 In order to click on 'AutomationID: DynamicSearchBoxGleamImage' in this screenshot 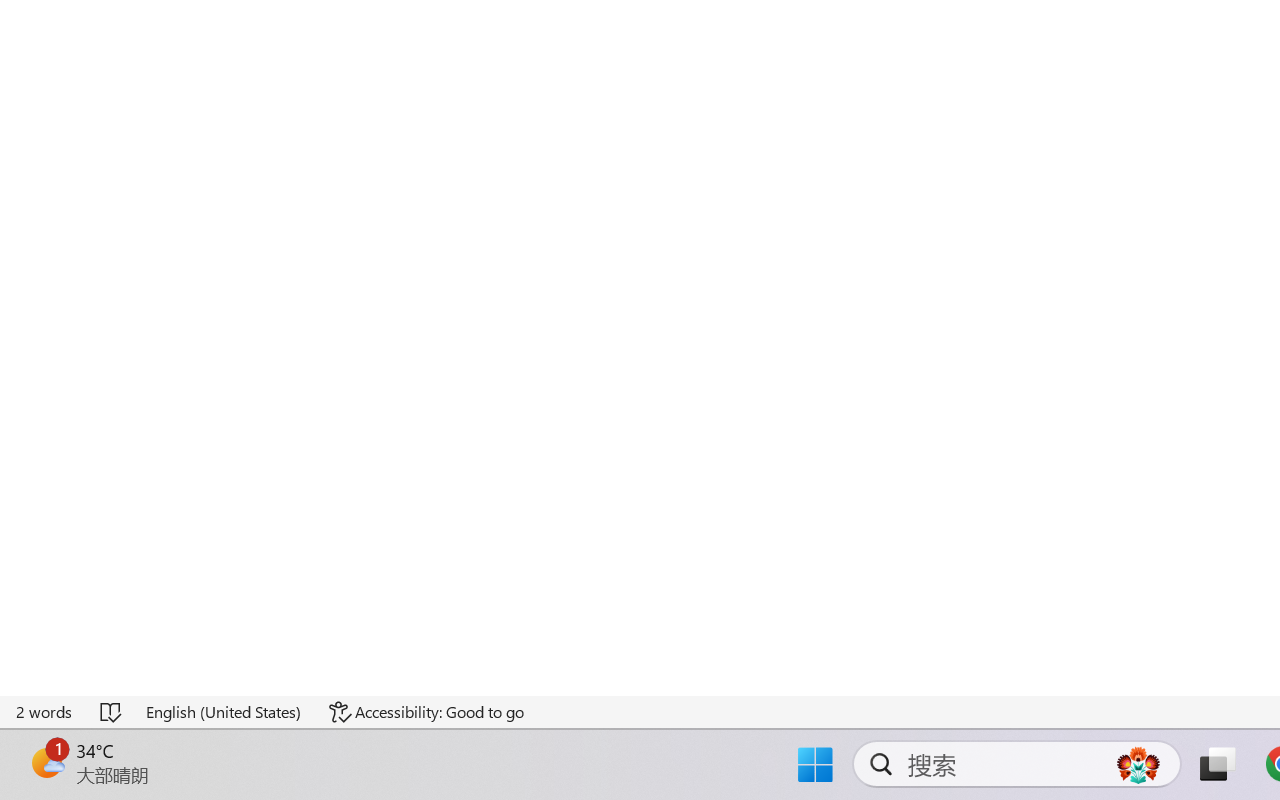, I will do `click(1138, 764)`.